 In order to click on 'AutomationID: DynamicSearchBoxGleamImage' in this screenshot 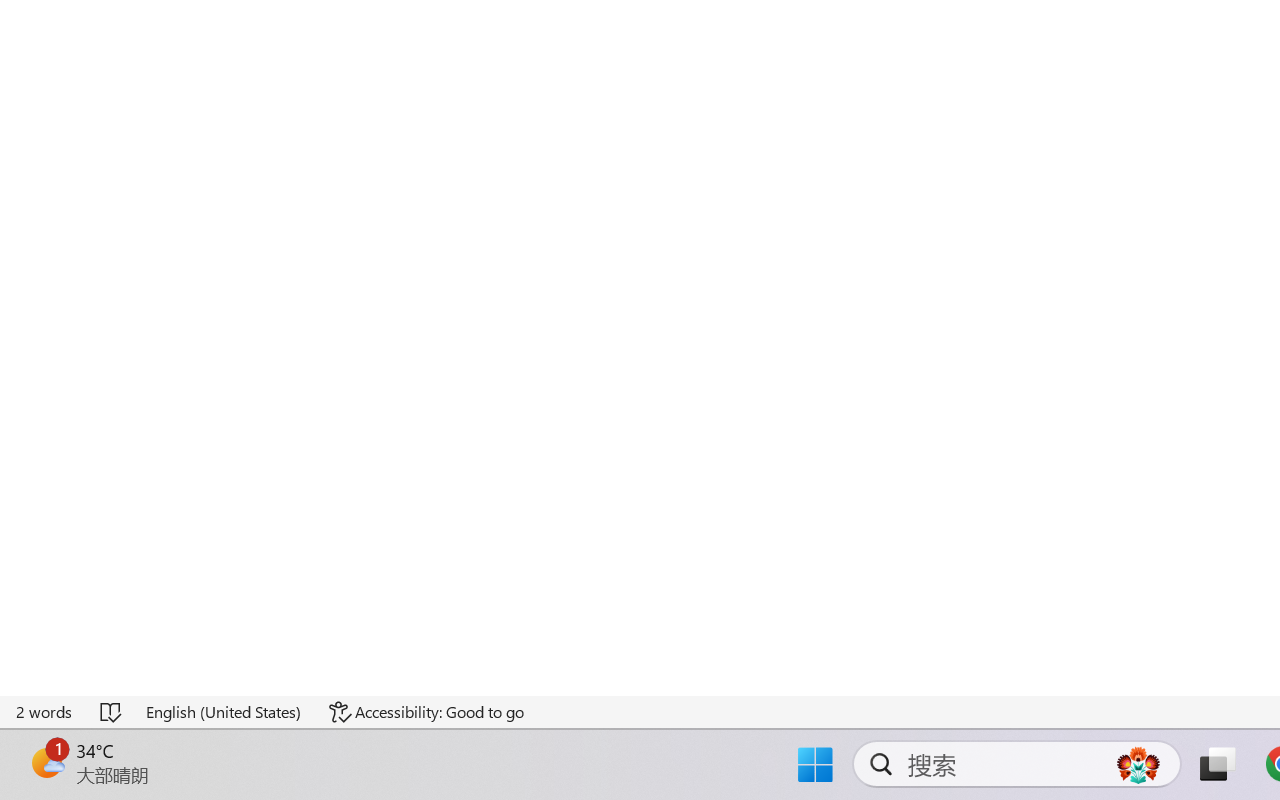, I will do `click(1138, 764)`.